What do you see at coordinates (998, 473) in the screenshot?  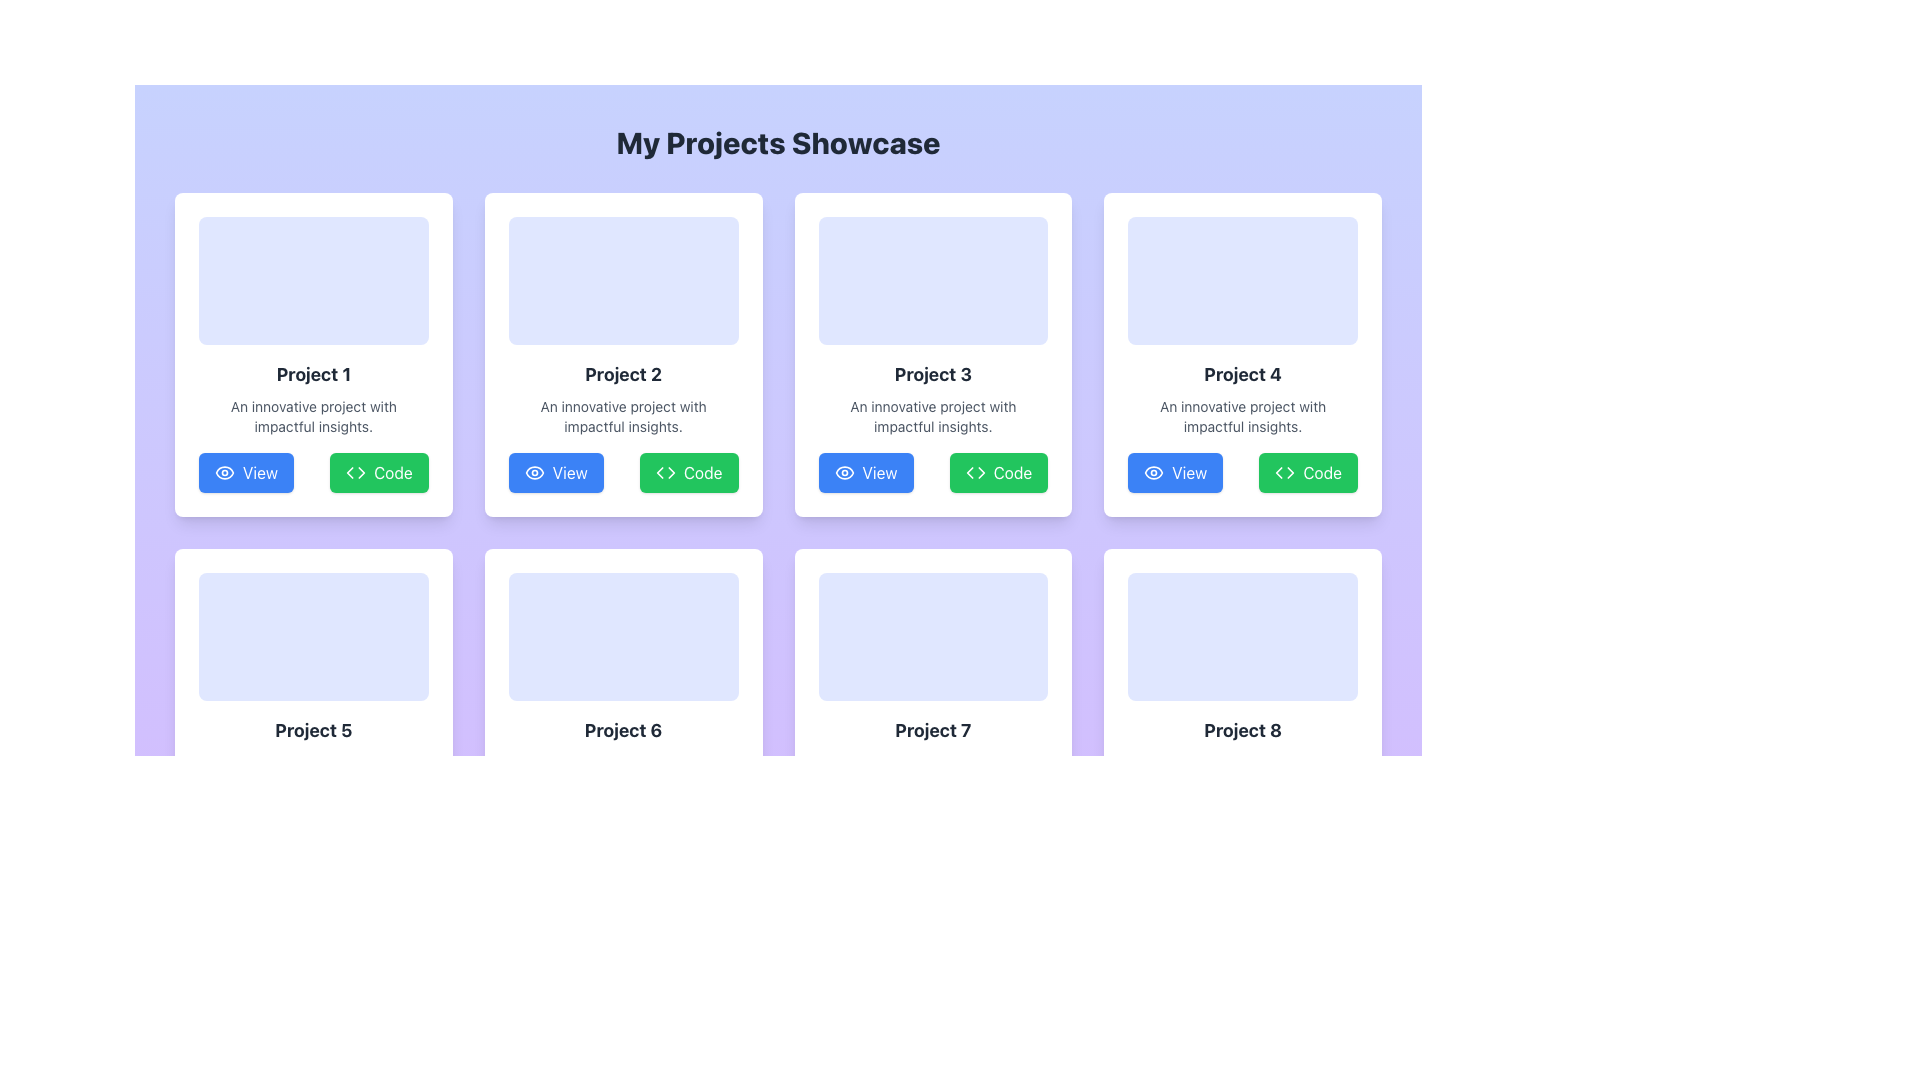 I see `the button labeled 'Project 3' located at the bottom right of the tile for additional context menu options` at bounding box center [998, 473].